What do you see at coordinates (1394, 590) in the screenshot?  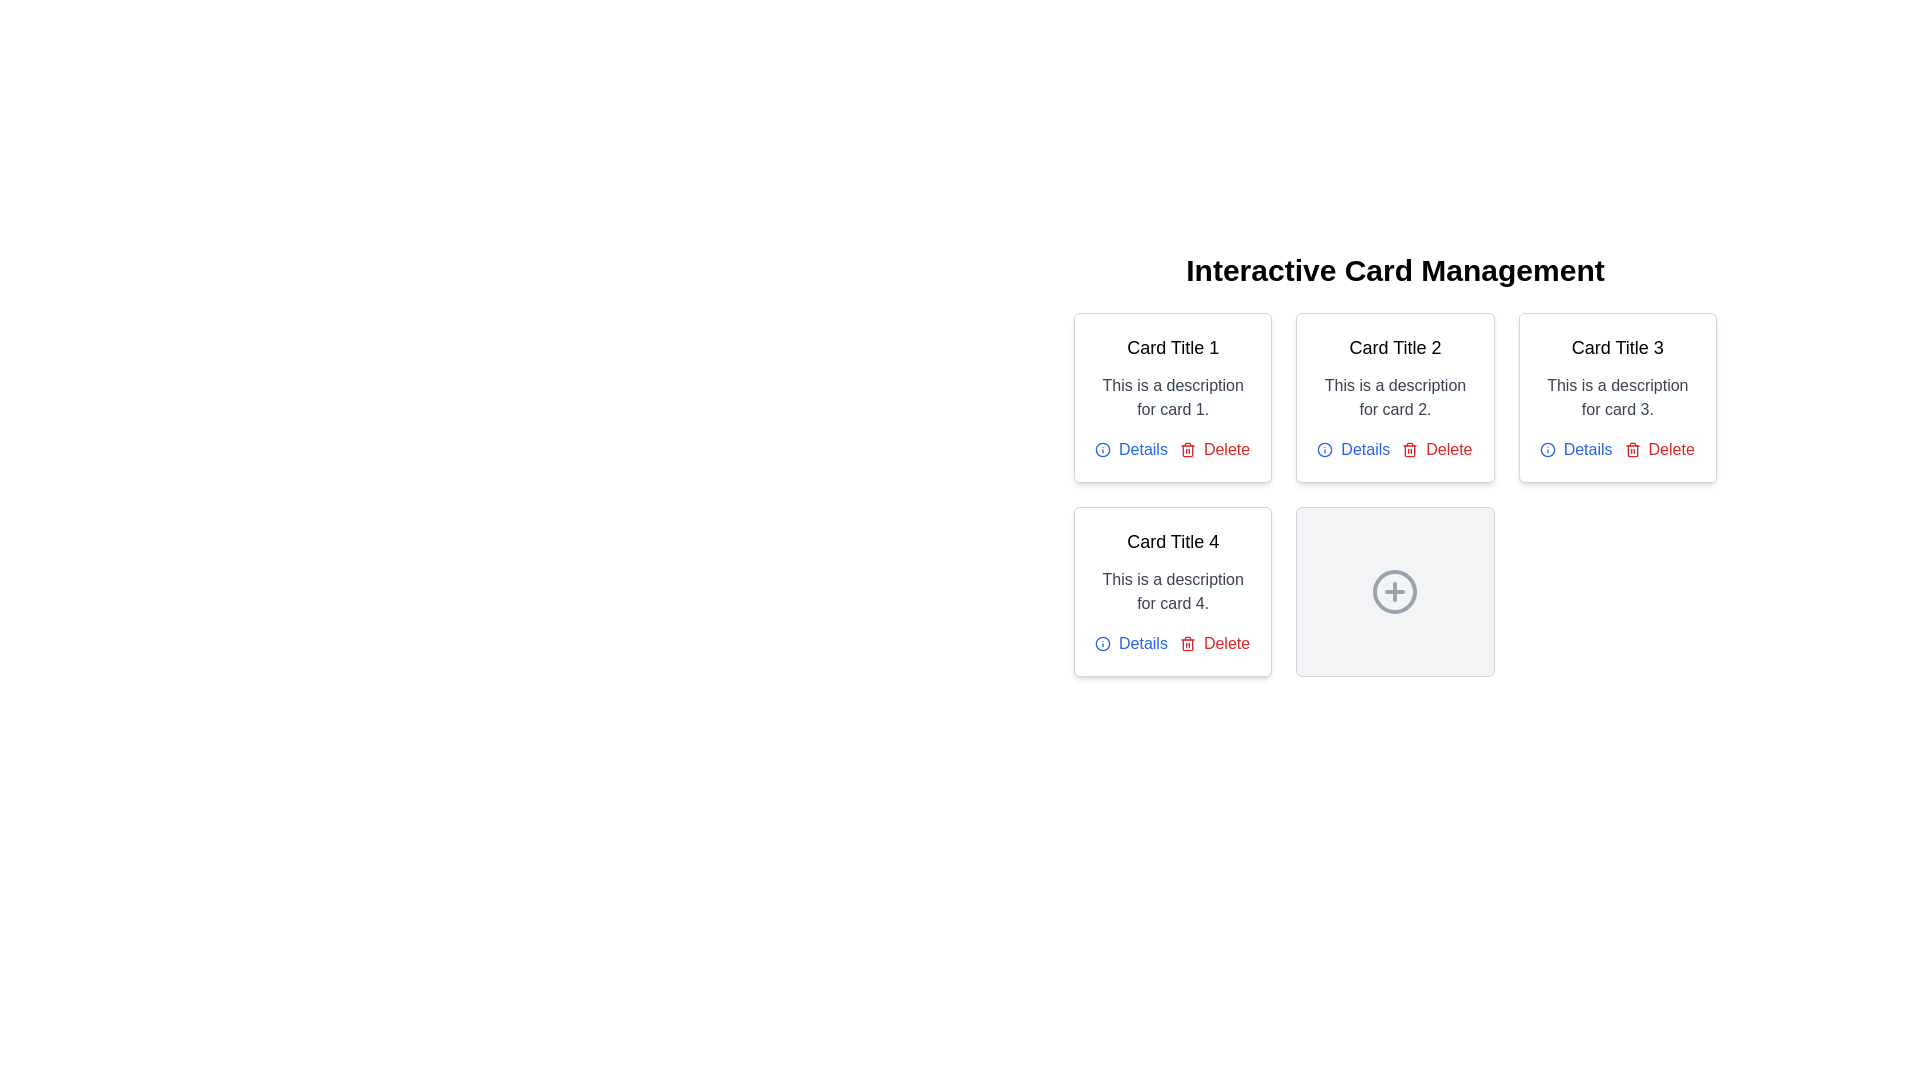 I see `the 'add' icon button located at the bottom-right of the card beneath 'Card Title 4'` at bounding box center [1394, 590].